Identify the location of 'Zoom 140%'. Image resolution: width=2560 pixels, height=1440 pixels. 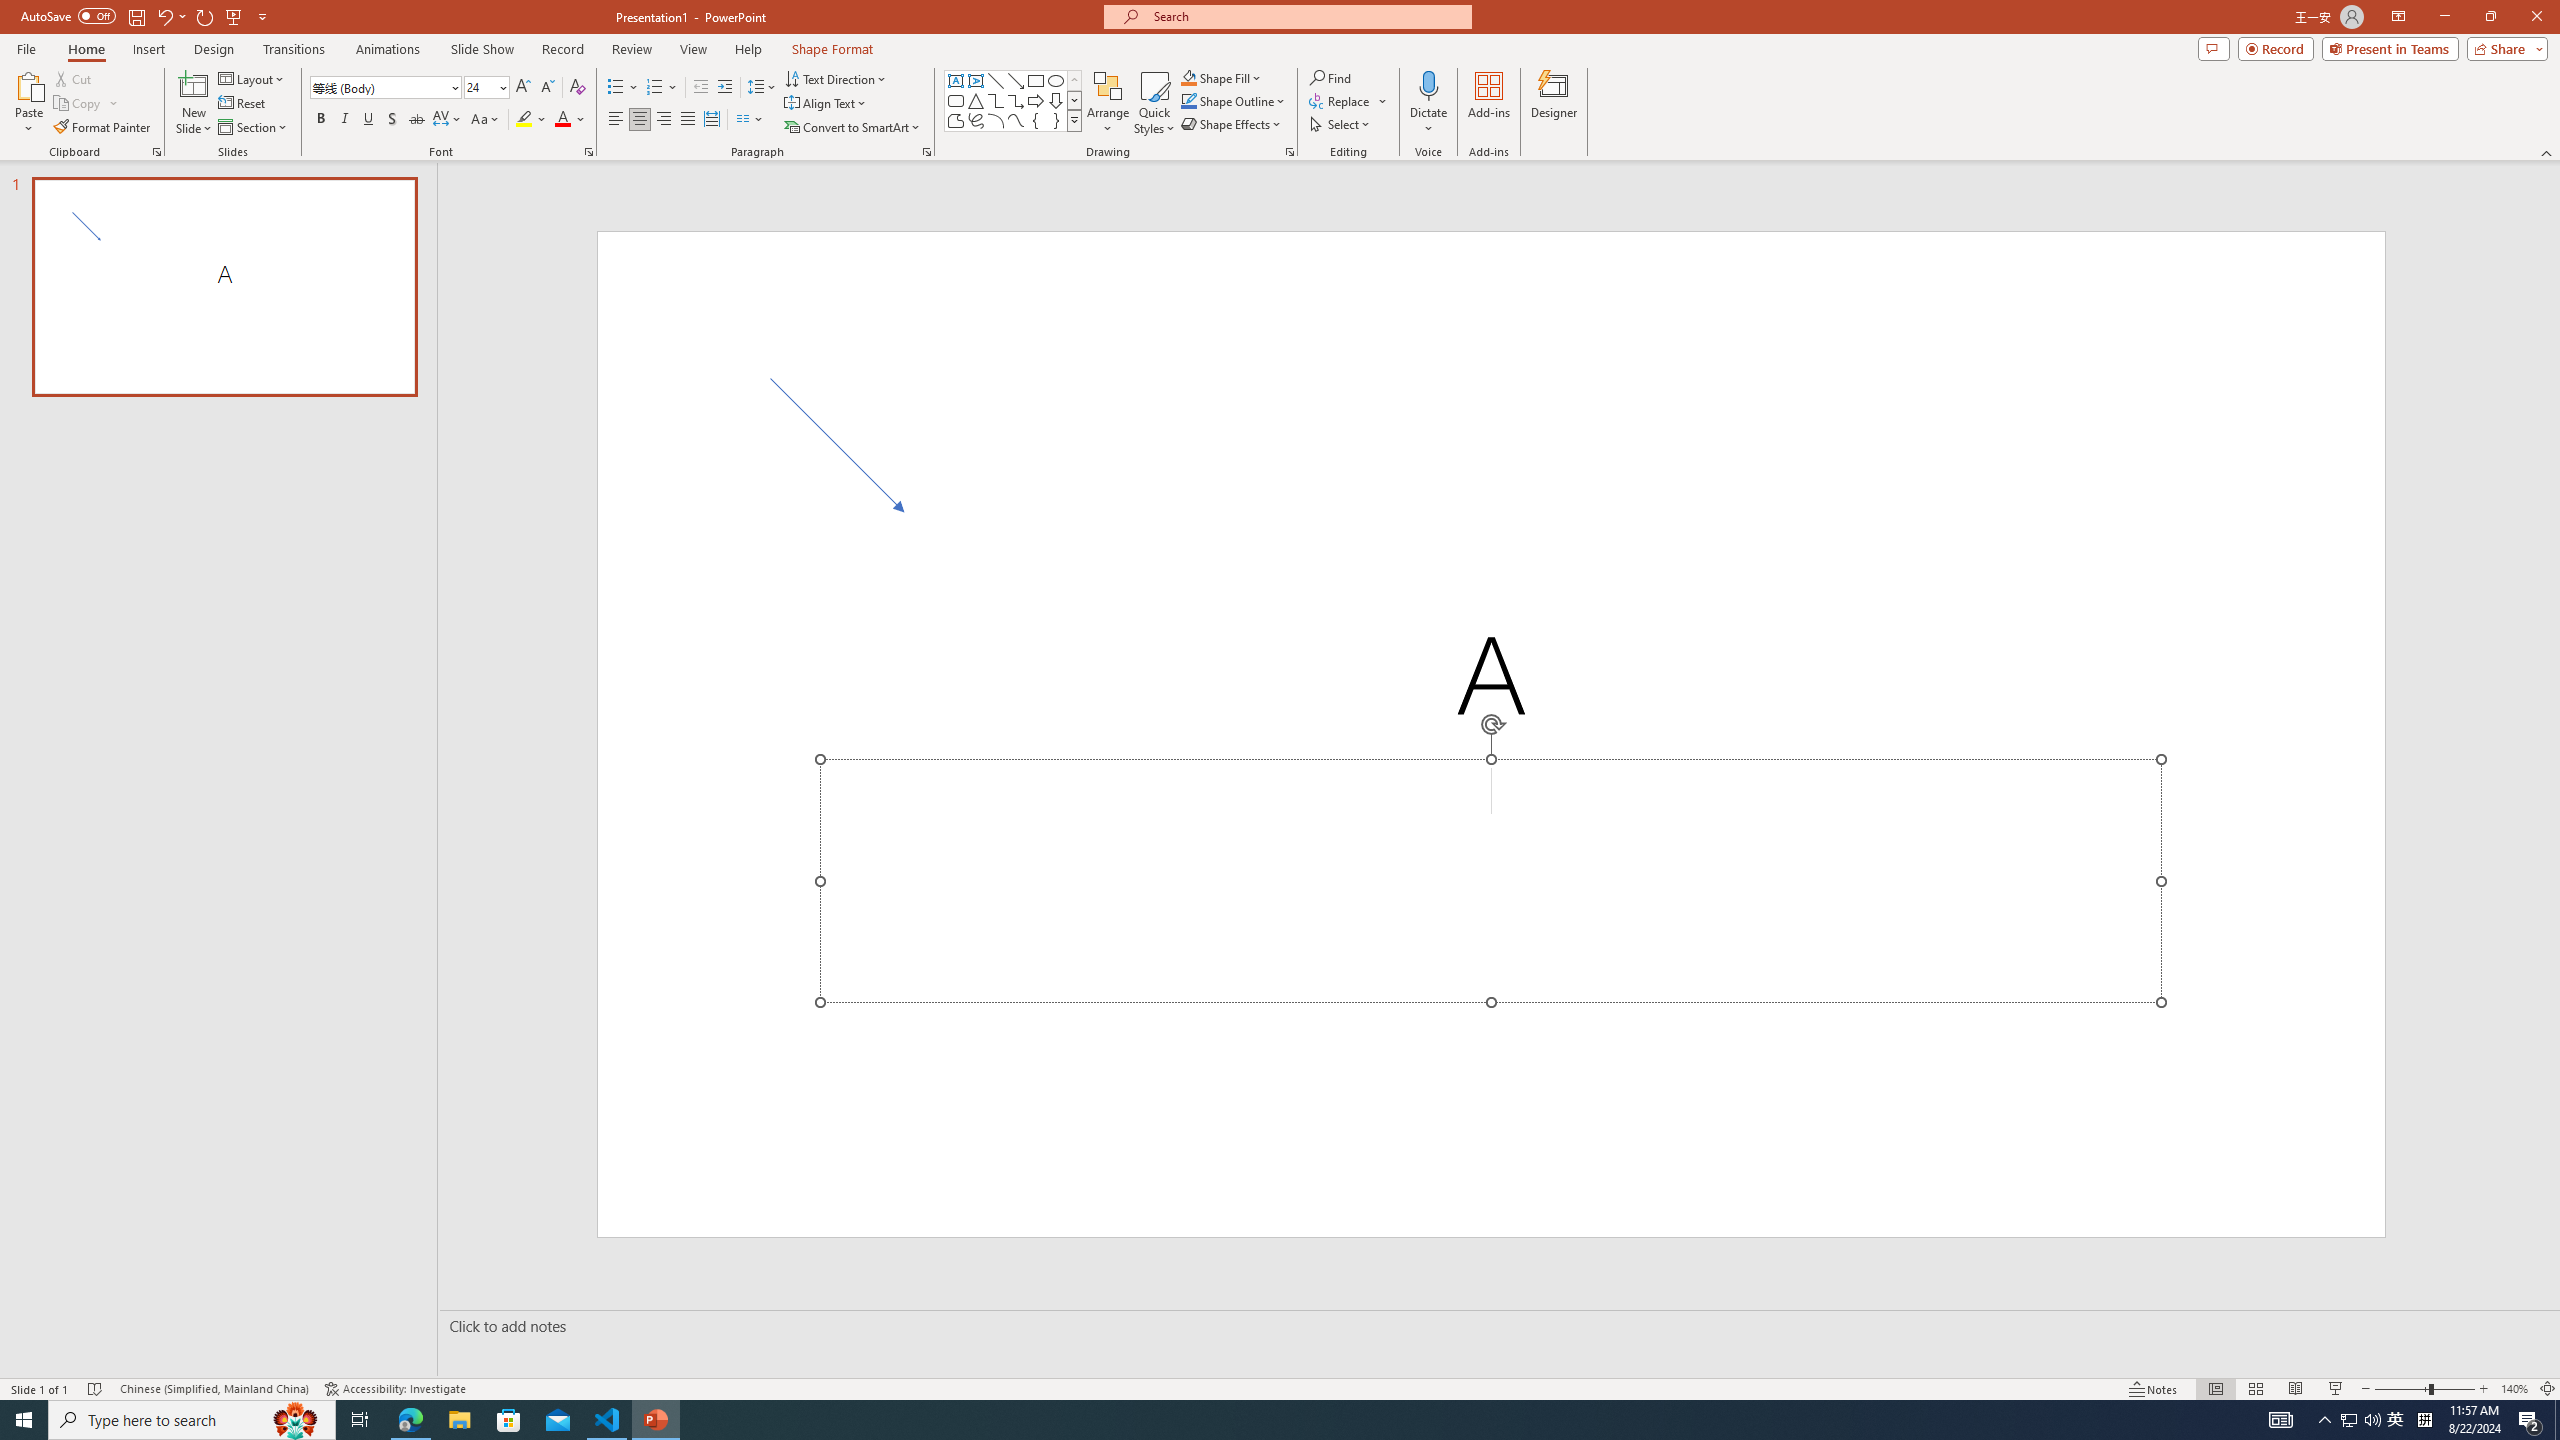
(2515, 1389).